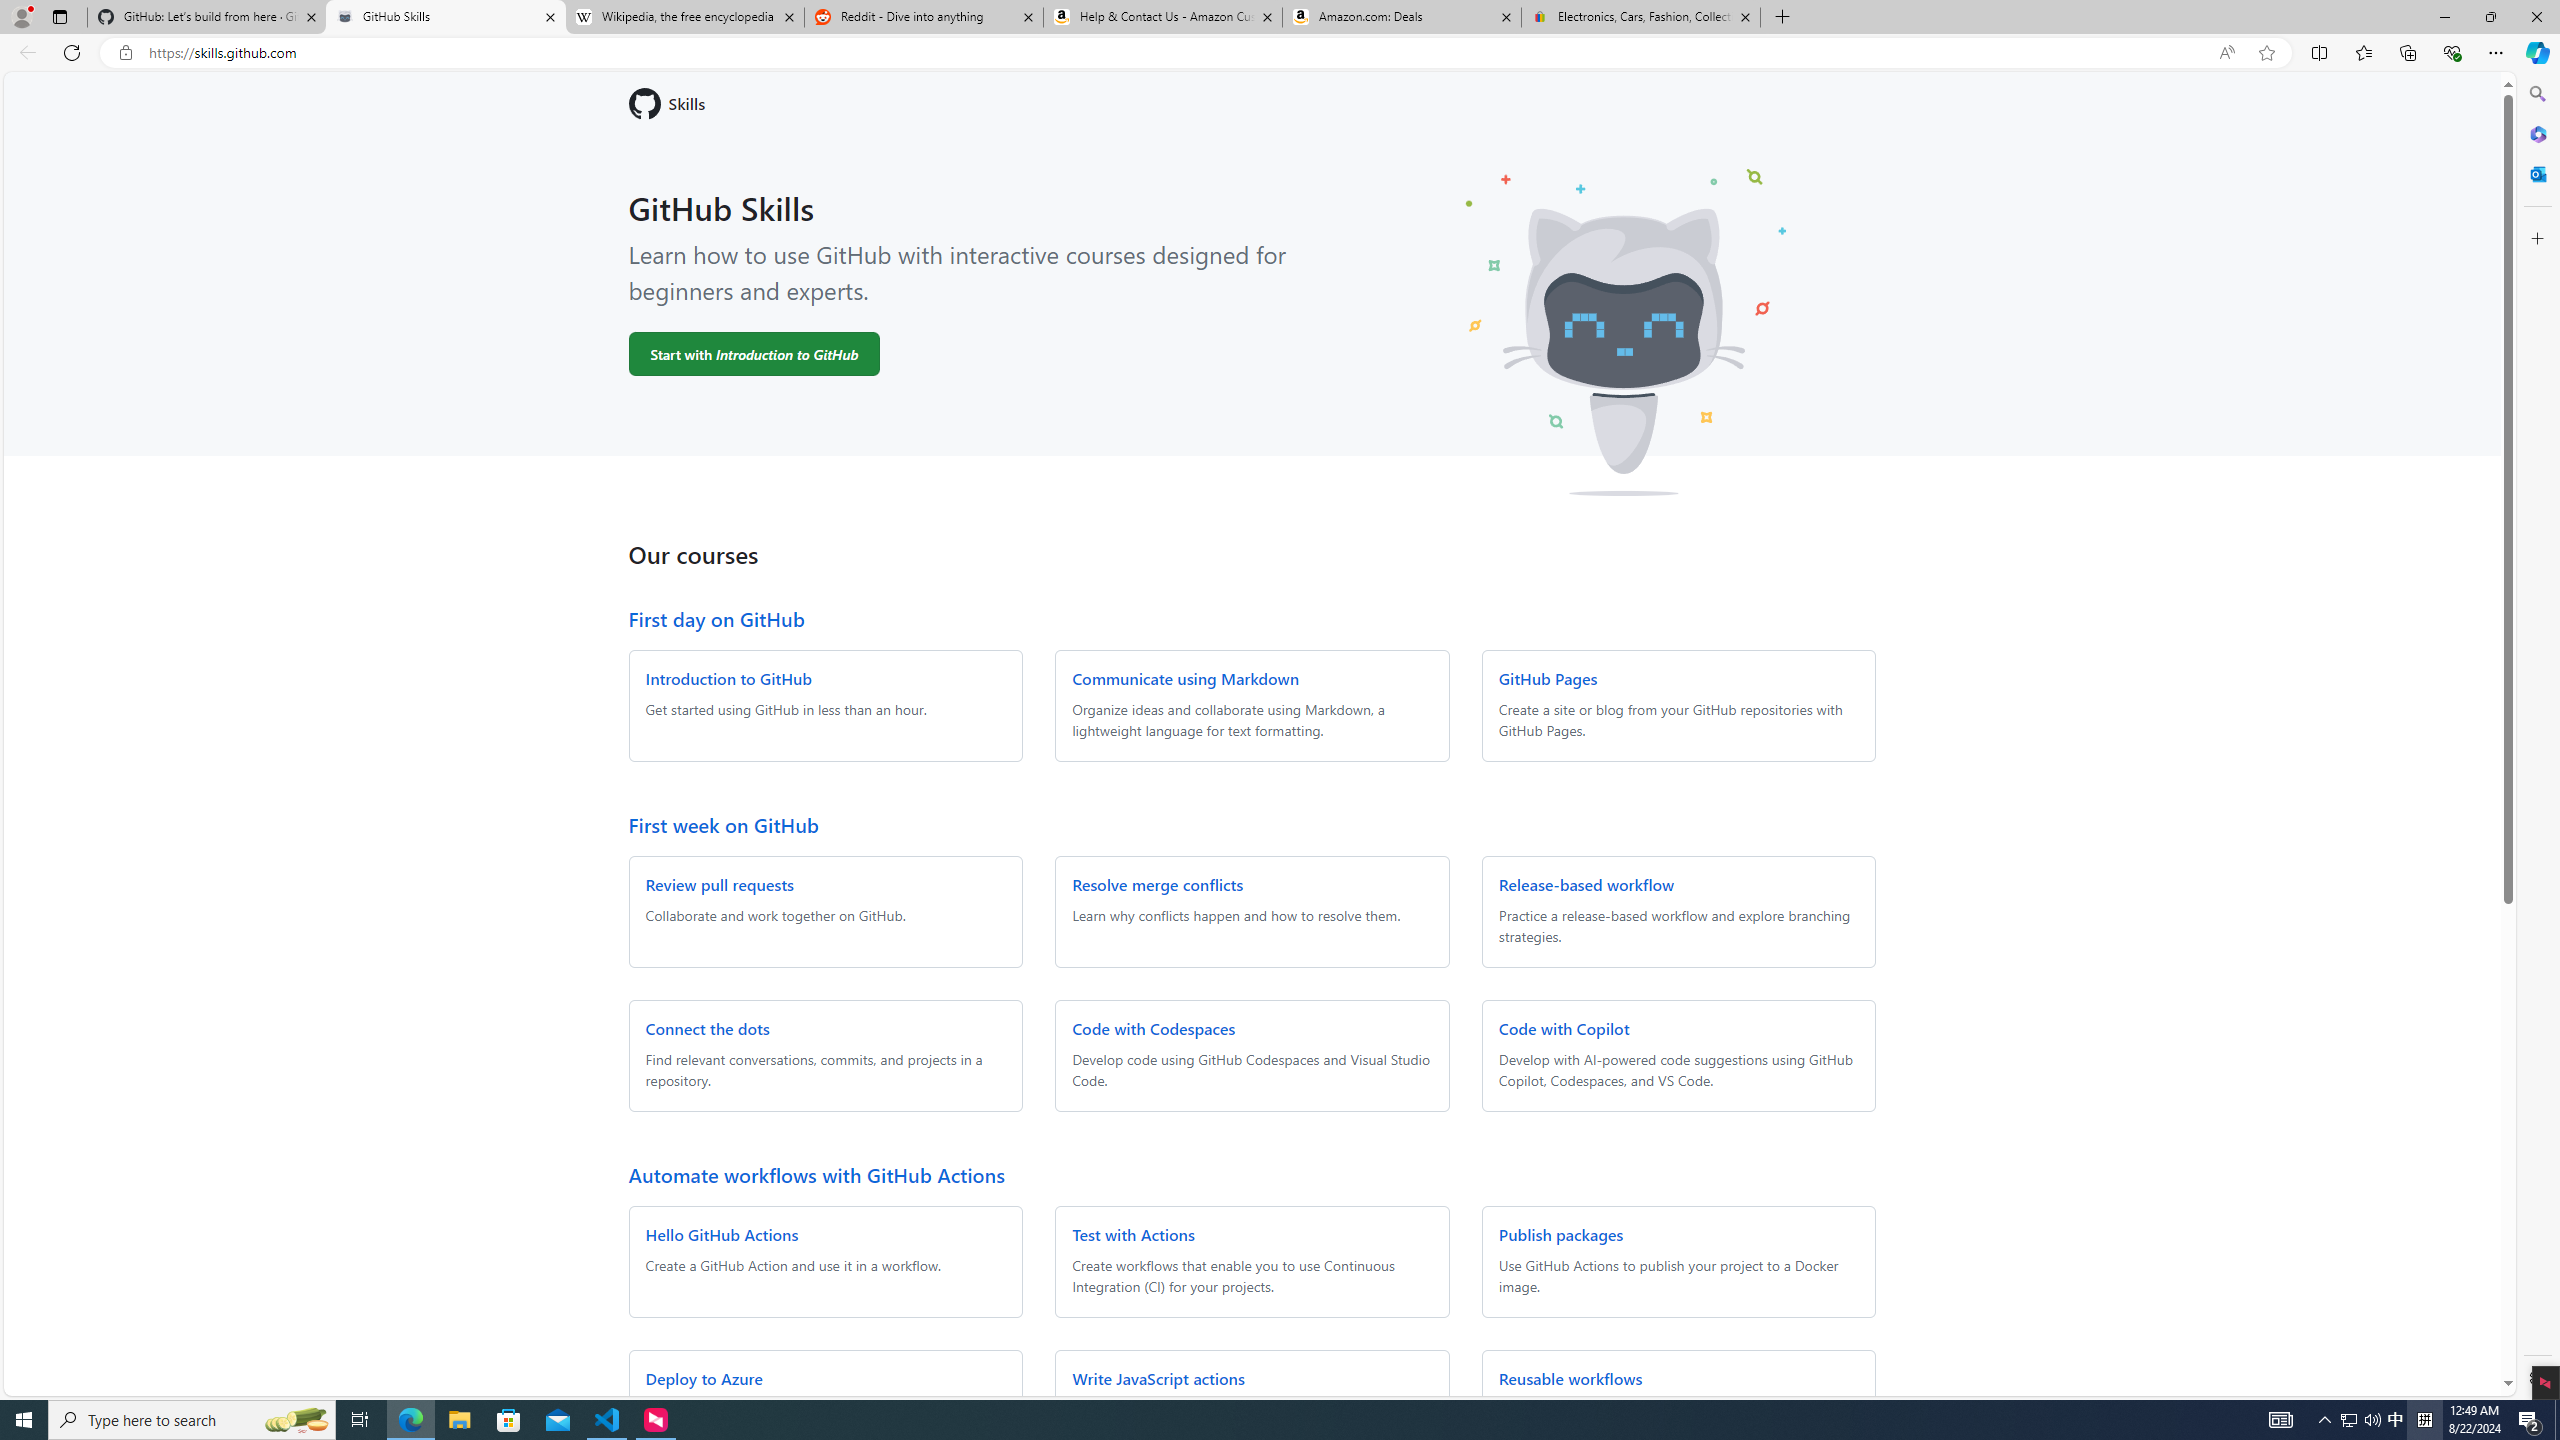 The width and height of the screenshot is (2560, 1440). I want to click on 'Introduction to GitHub', so click(727, 677).